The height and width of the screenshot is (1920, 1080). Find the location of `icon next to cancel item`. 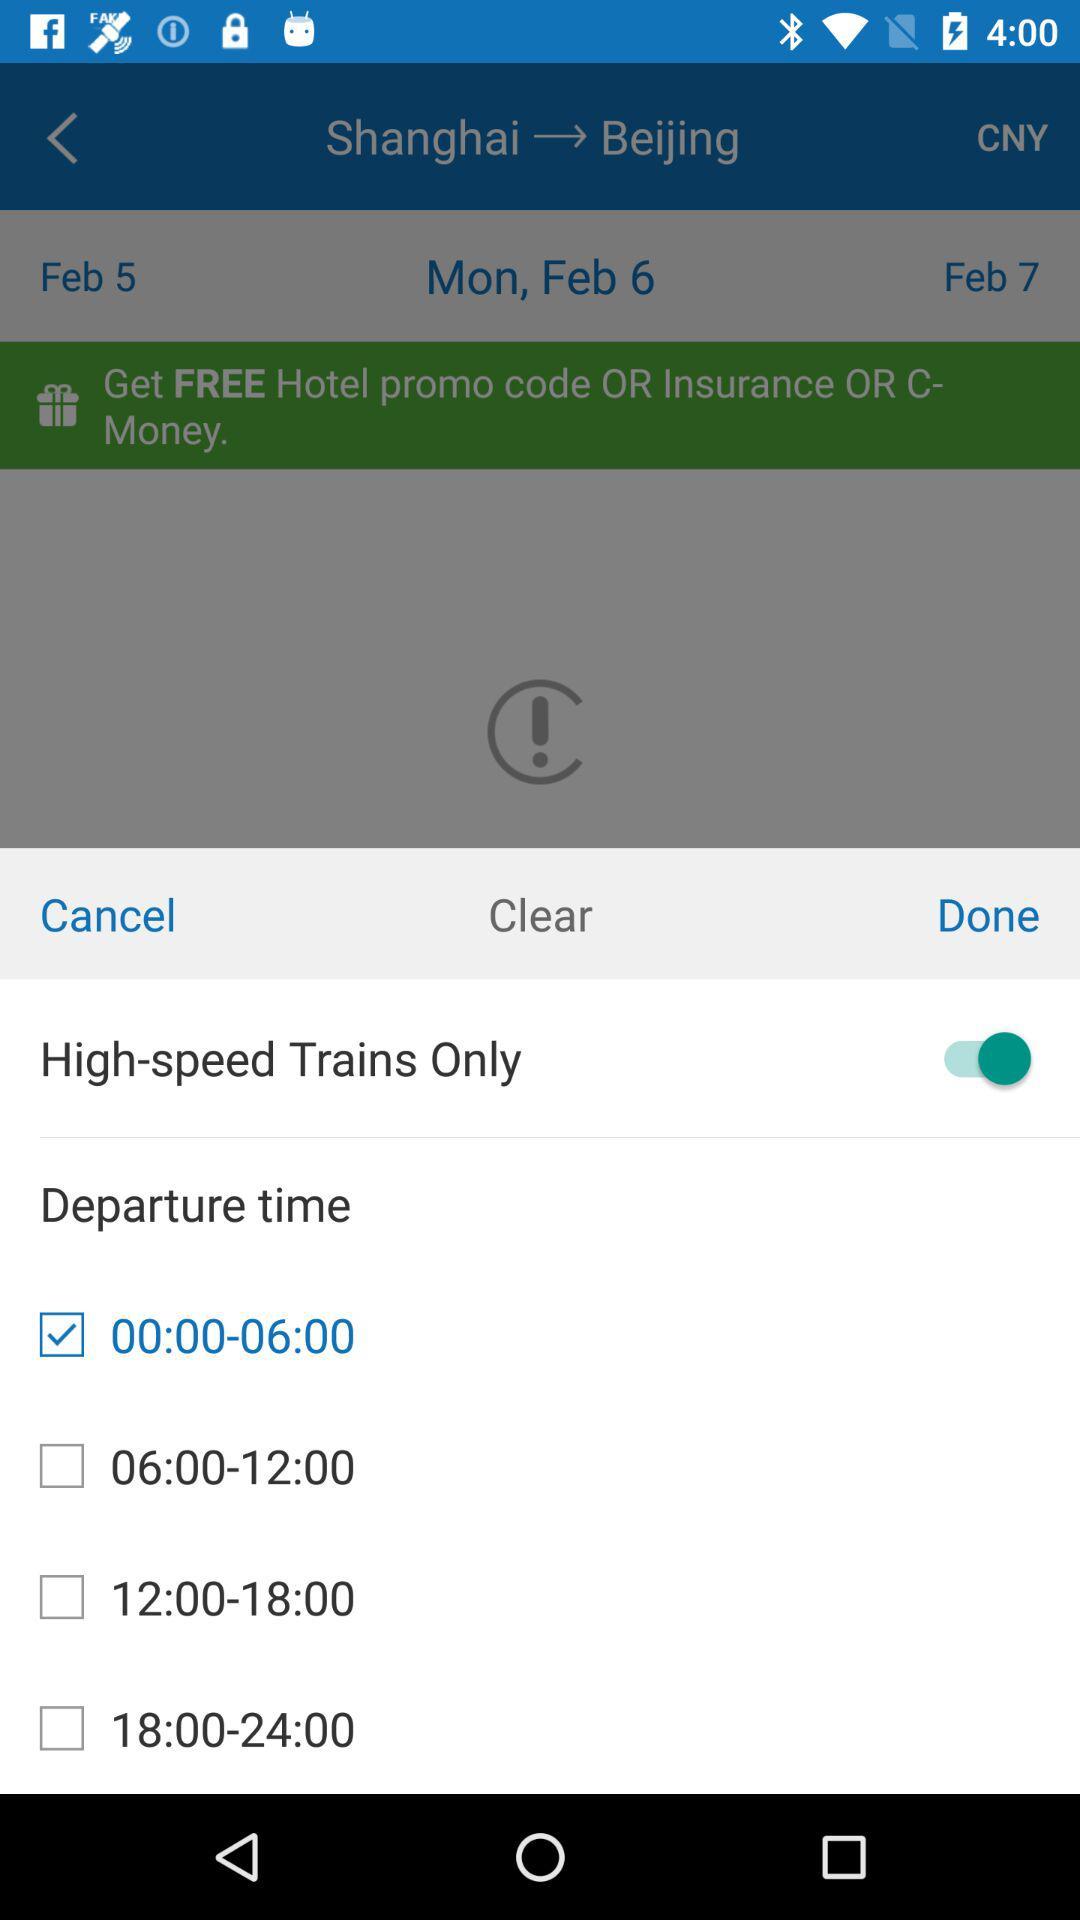

icon next to cancel item is located at coordinates (540, 912).